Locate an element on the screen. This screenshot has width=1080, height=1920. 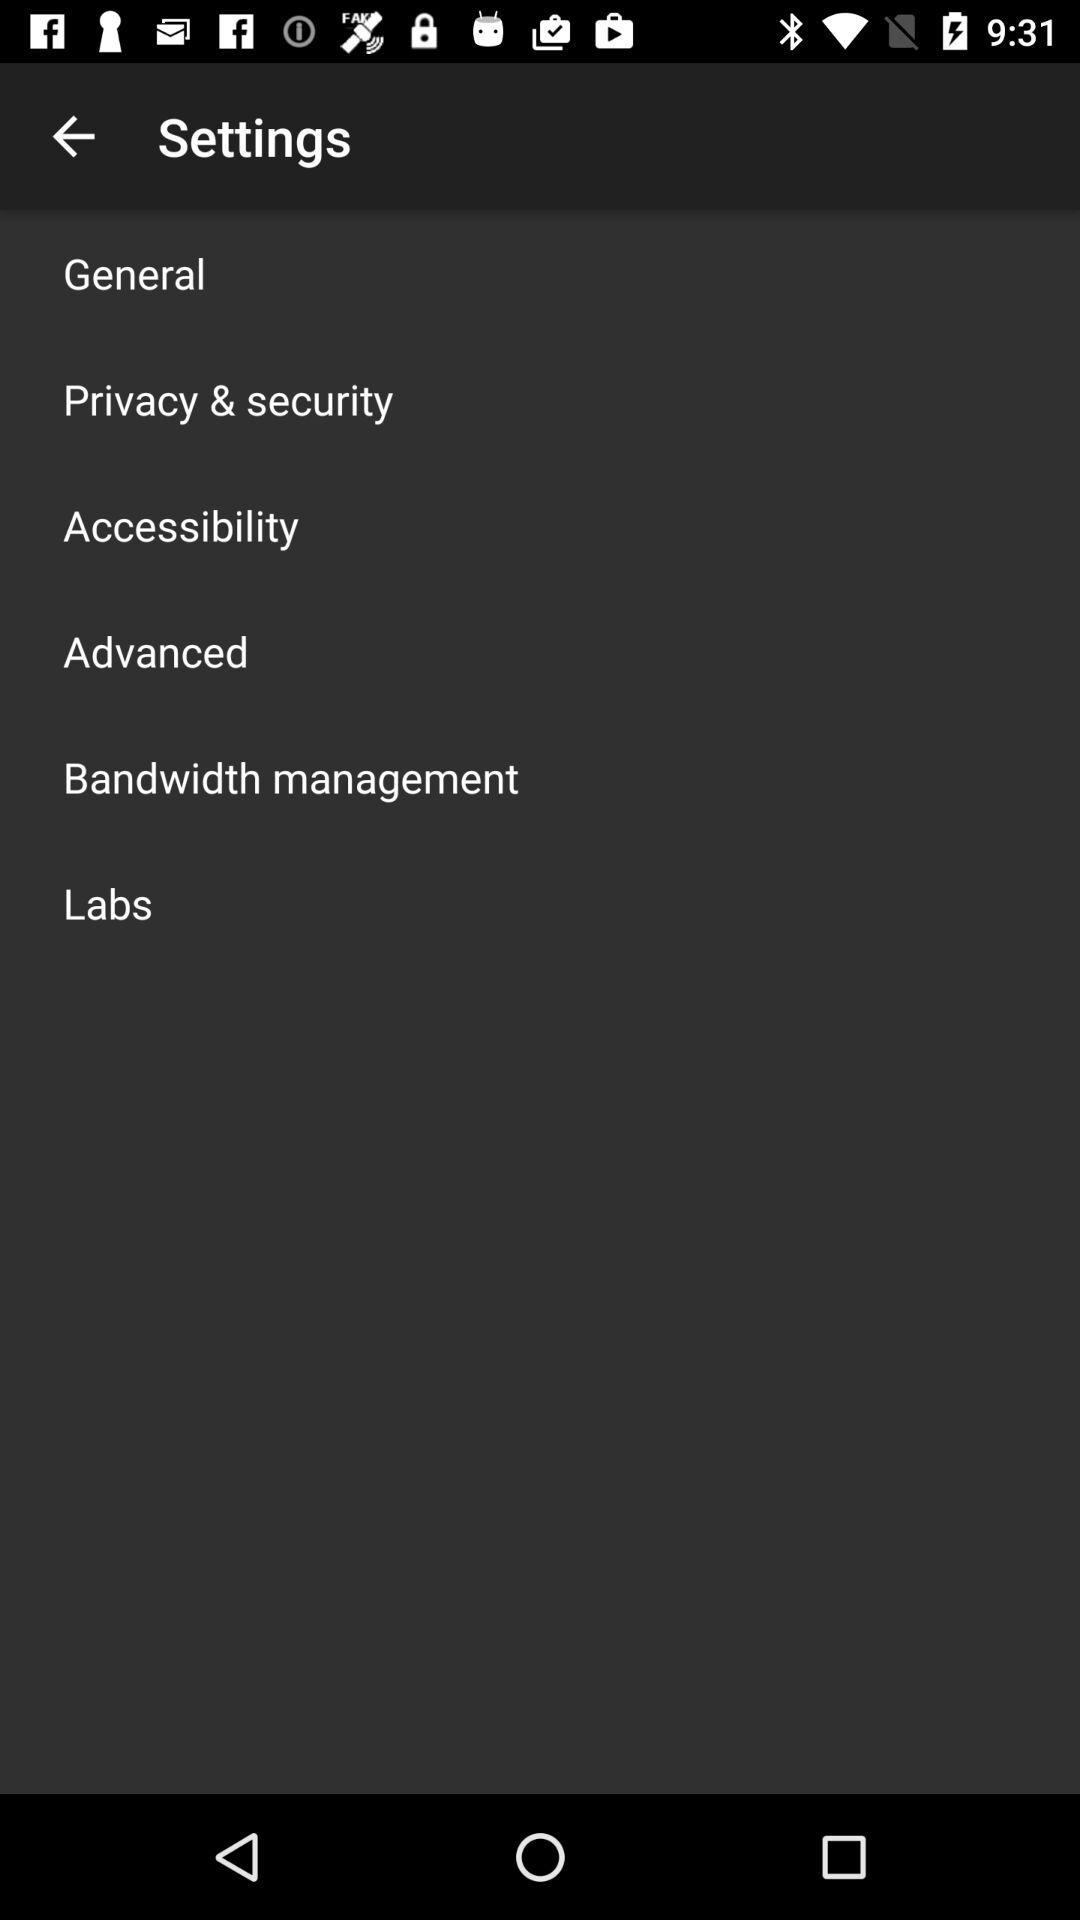
item above general icon is located at coordinates (72, 135).